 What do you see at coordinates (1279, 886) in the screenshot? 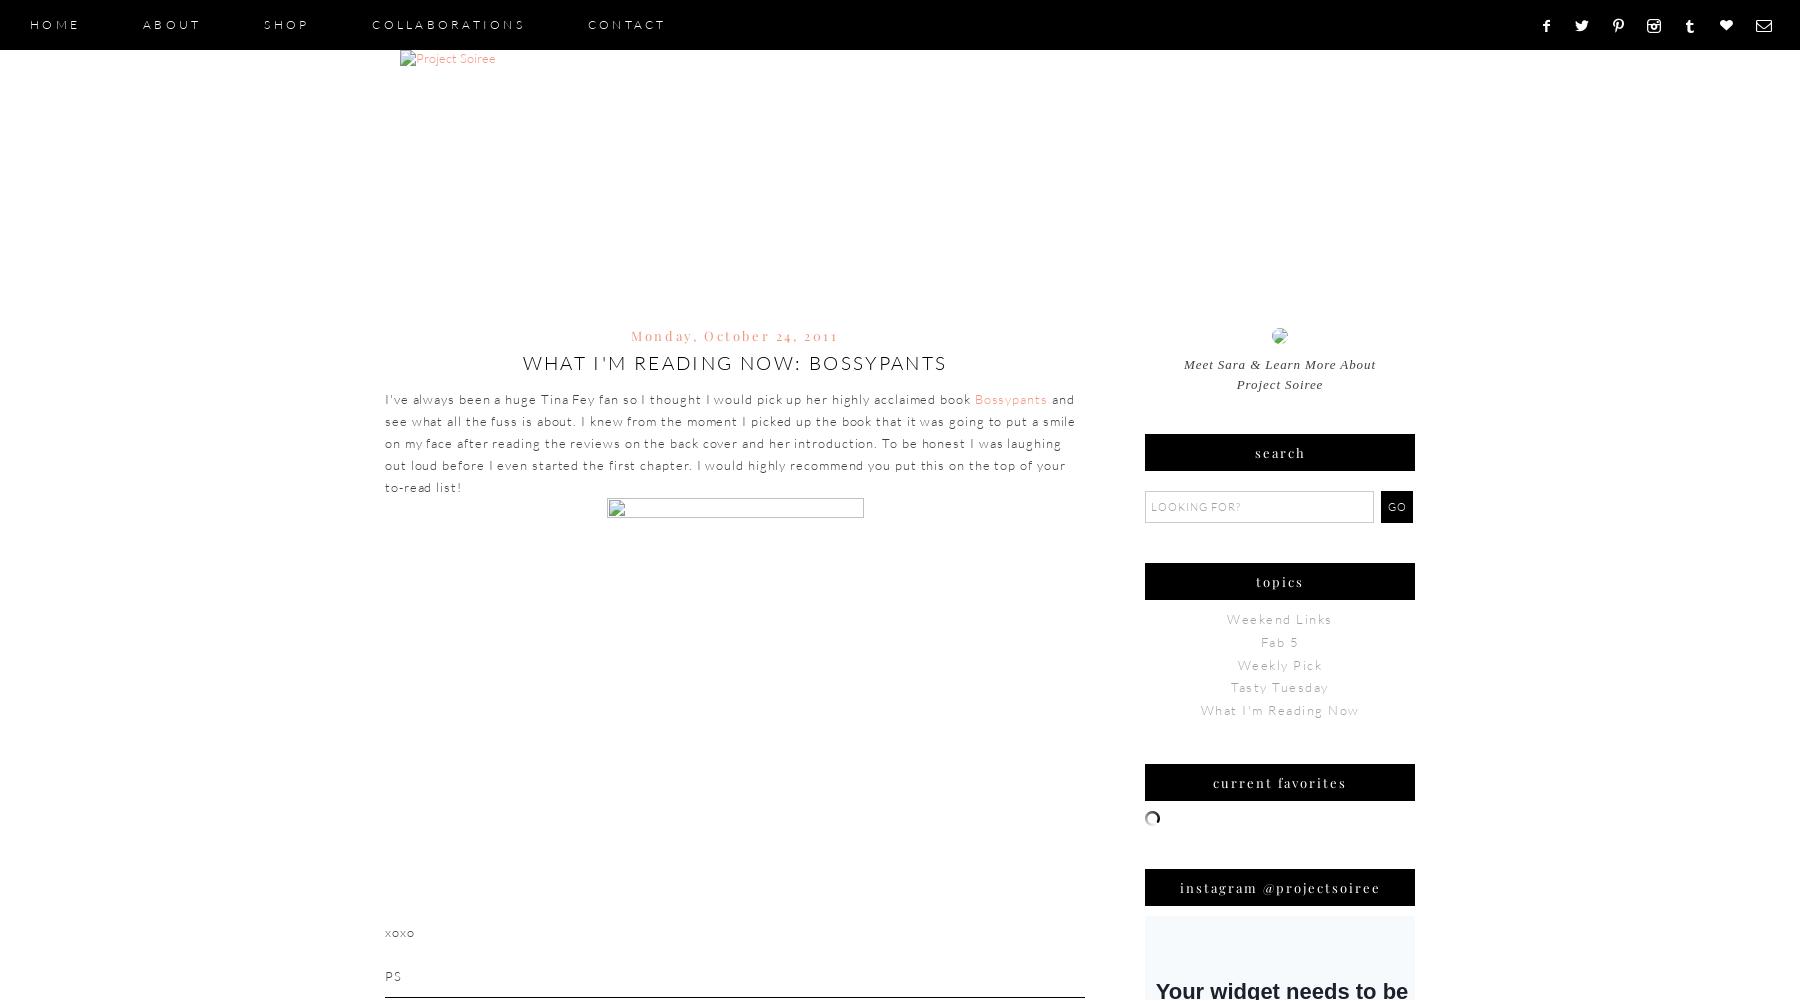
I see `'Instagram @projectsoiree'` at bounding box center [1279, 886].